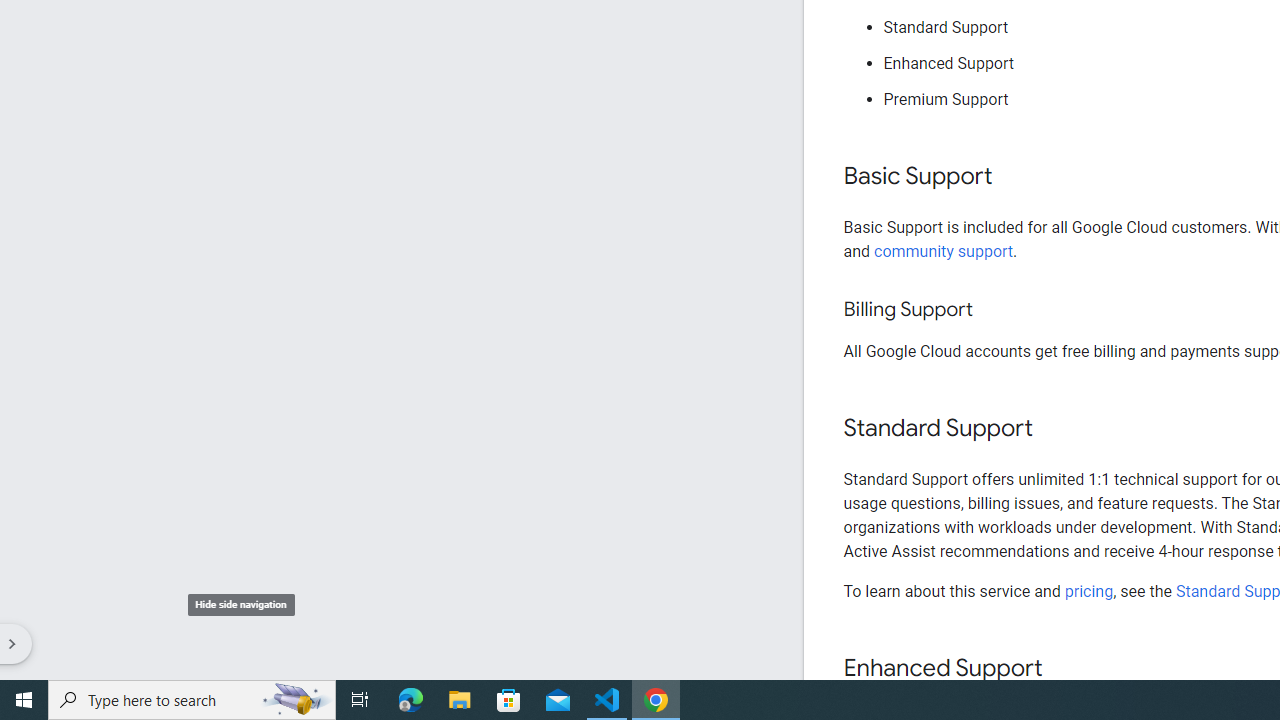 Image resolution: width=1280 pixels, height=720 pixels. What do you see at coordinates (1052, 428) in the screenshot?
I see `'Copy link to this section: Standard Support'` at bounding box center [1052, 428].